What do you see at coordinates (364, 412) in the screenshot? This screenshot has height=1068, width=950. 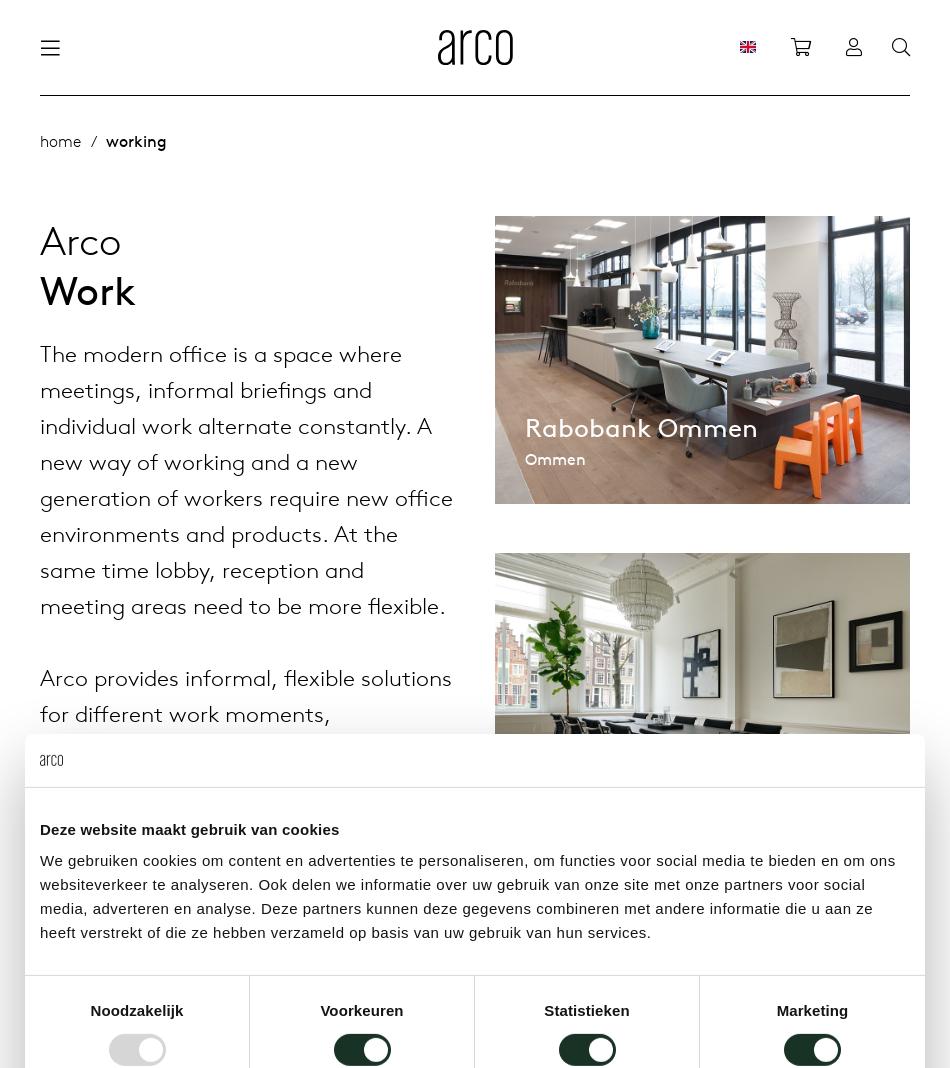 I see `'Benches'` at bounding box center [364, 412].